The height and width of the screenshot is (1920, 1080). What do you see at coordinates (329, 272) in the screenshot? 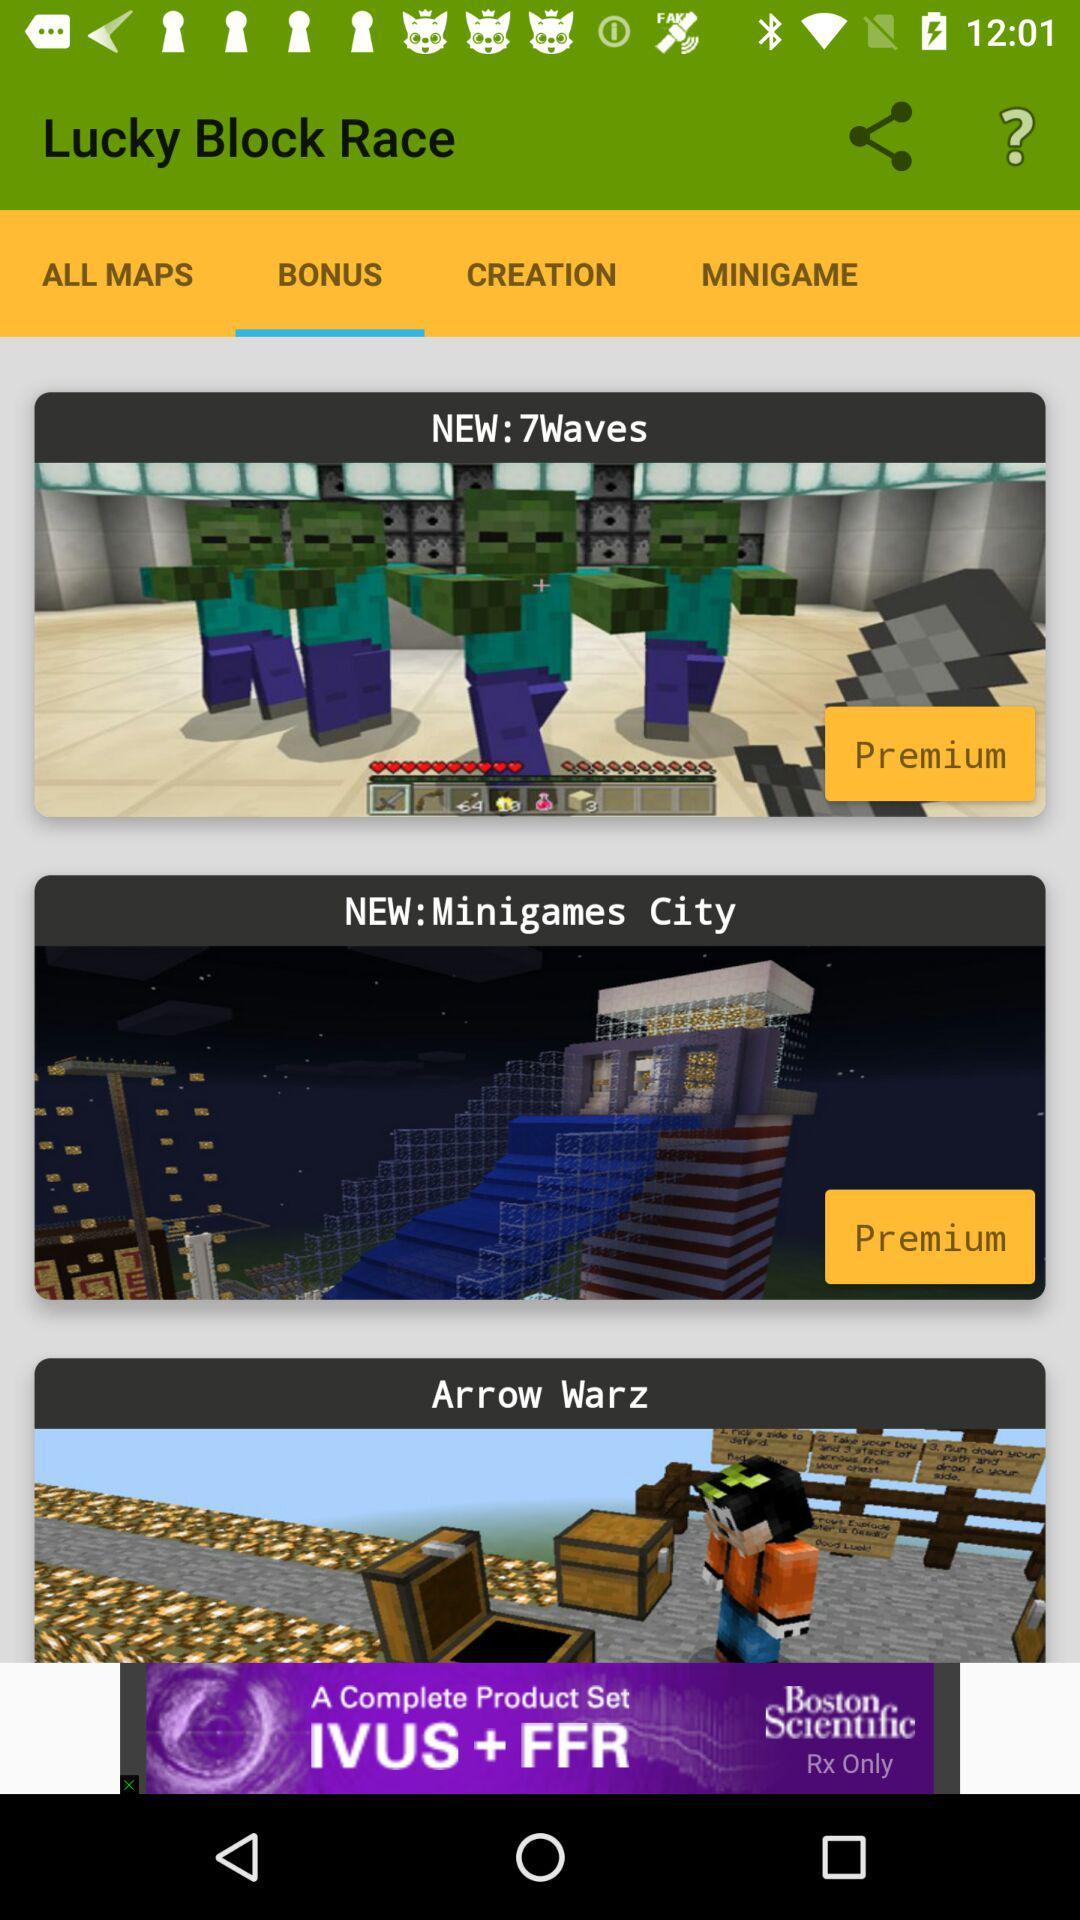
I see `the icon next to the creation icon` at bounding box center [329, 272].